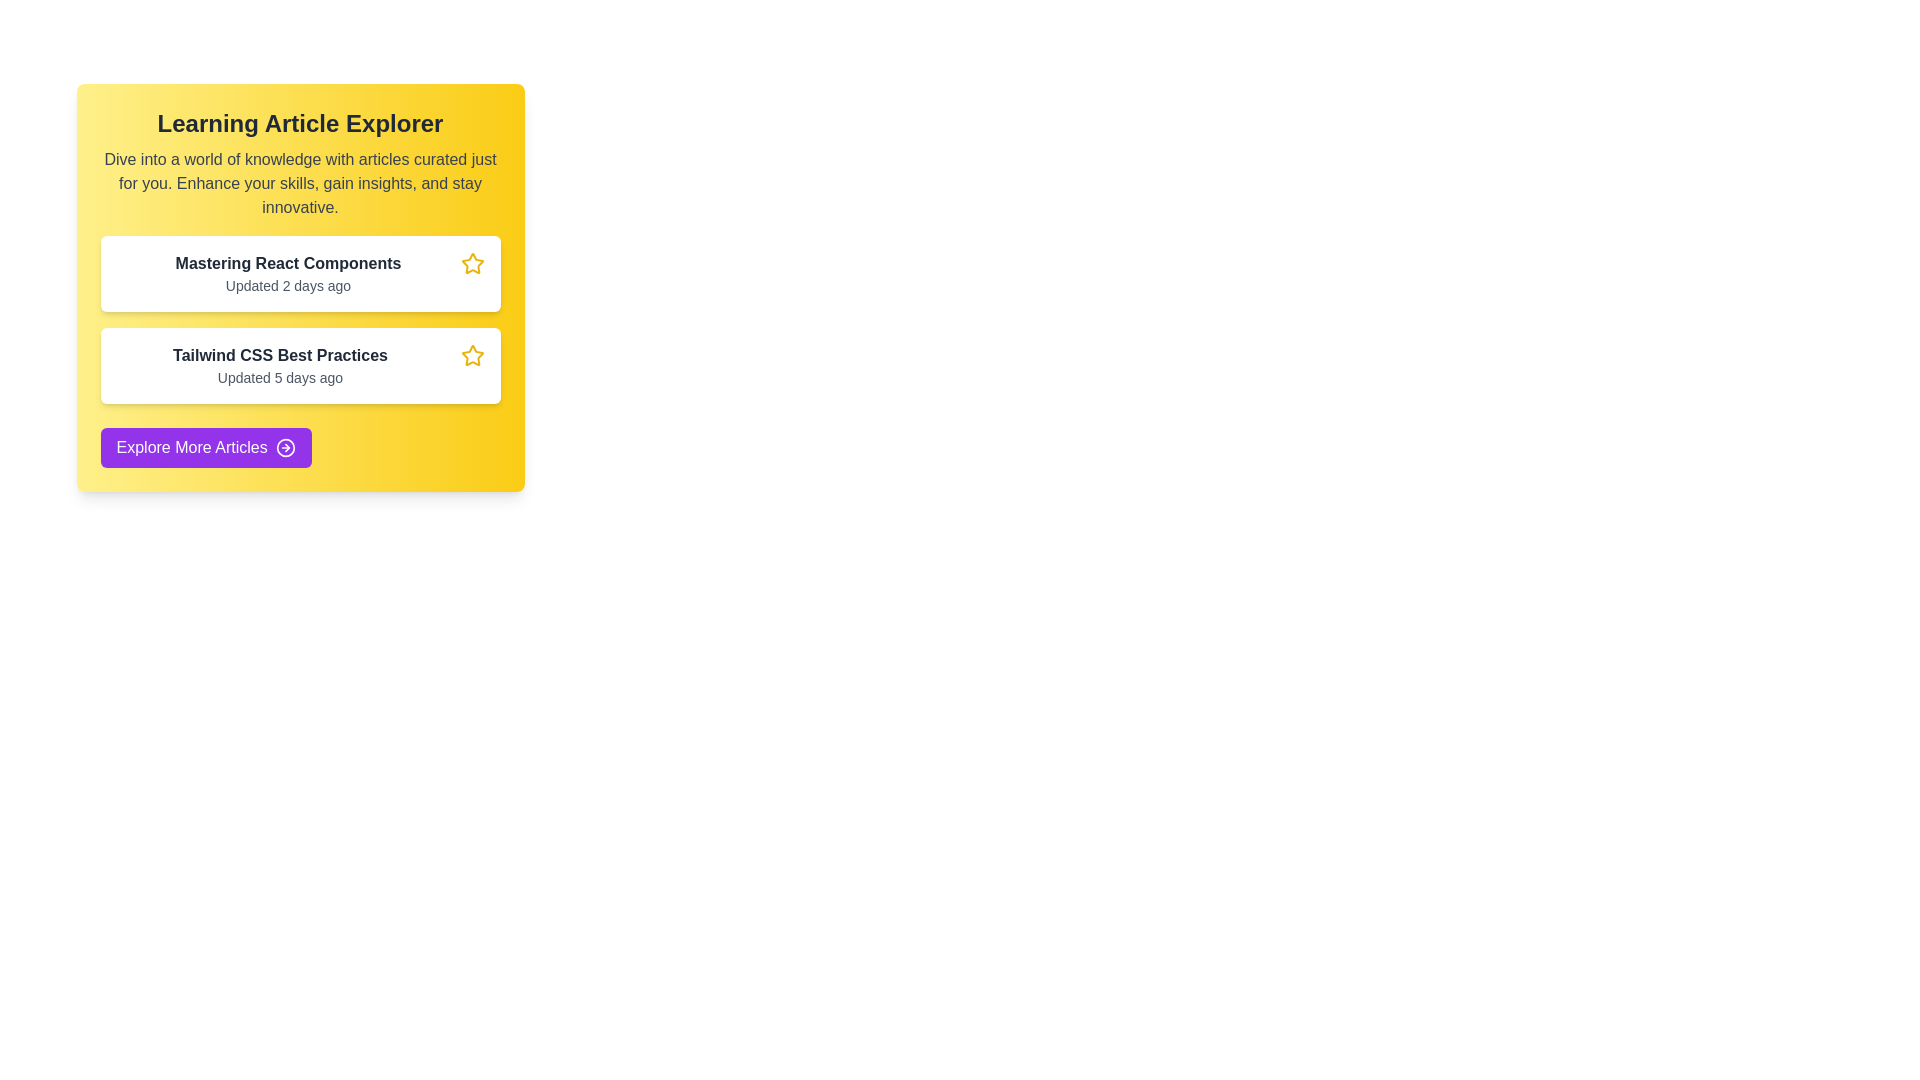 The height and width of the screenshot is (1080, 1920). Describe the element at coordinates (287, 285) in the screenshot. I see `text content of the Text label that indicates the last update time, positioned directly below the title 'Mastering React Components'` at that location.